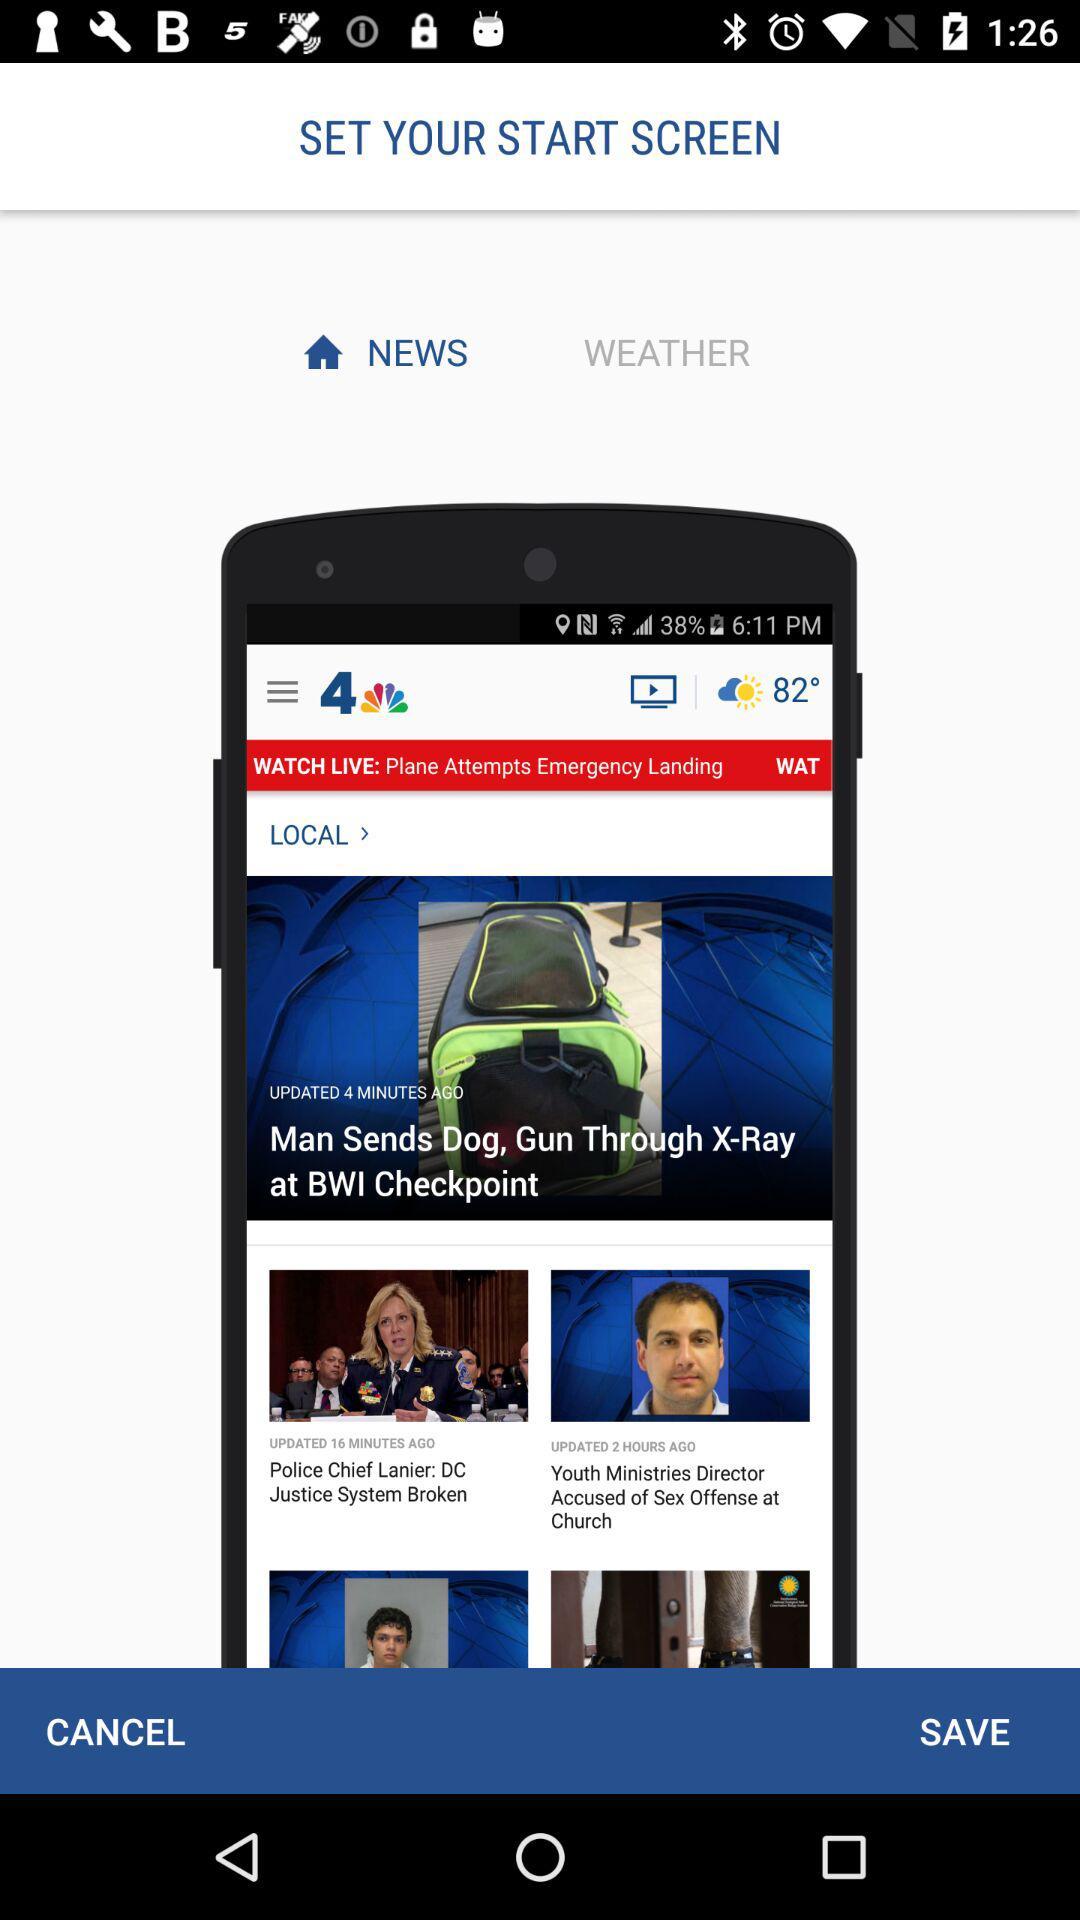 This screenshot has height=1920, width=1080. What do you see at coordinates (963, 1730) in the screenshot?
I see `item next to the cancel item` at bounding box center [963, 1730].